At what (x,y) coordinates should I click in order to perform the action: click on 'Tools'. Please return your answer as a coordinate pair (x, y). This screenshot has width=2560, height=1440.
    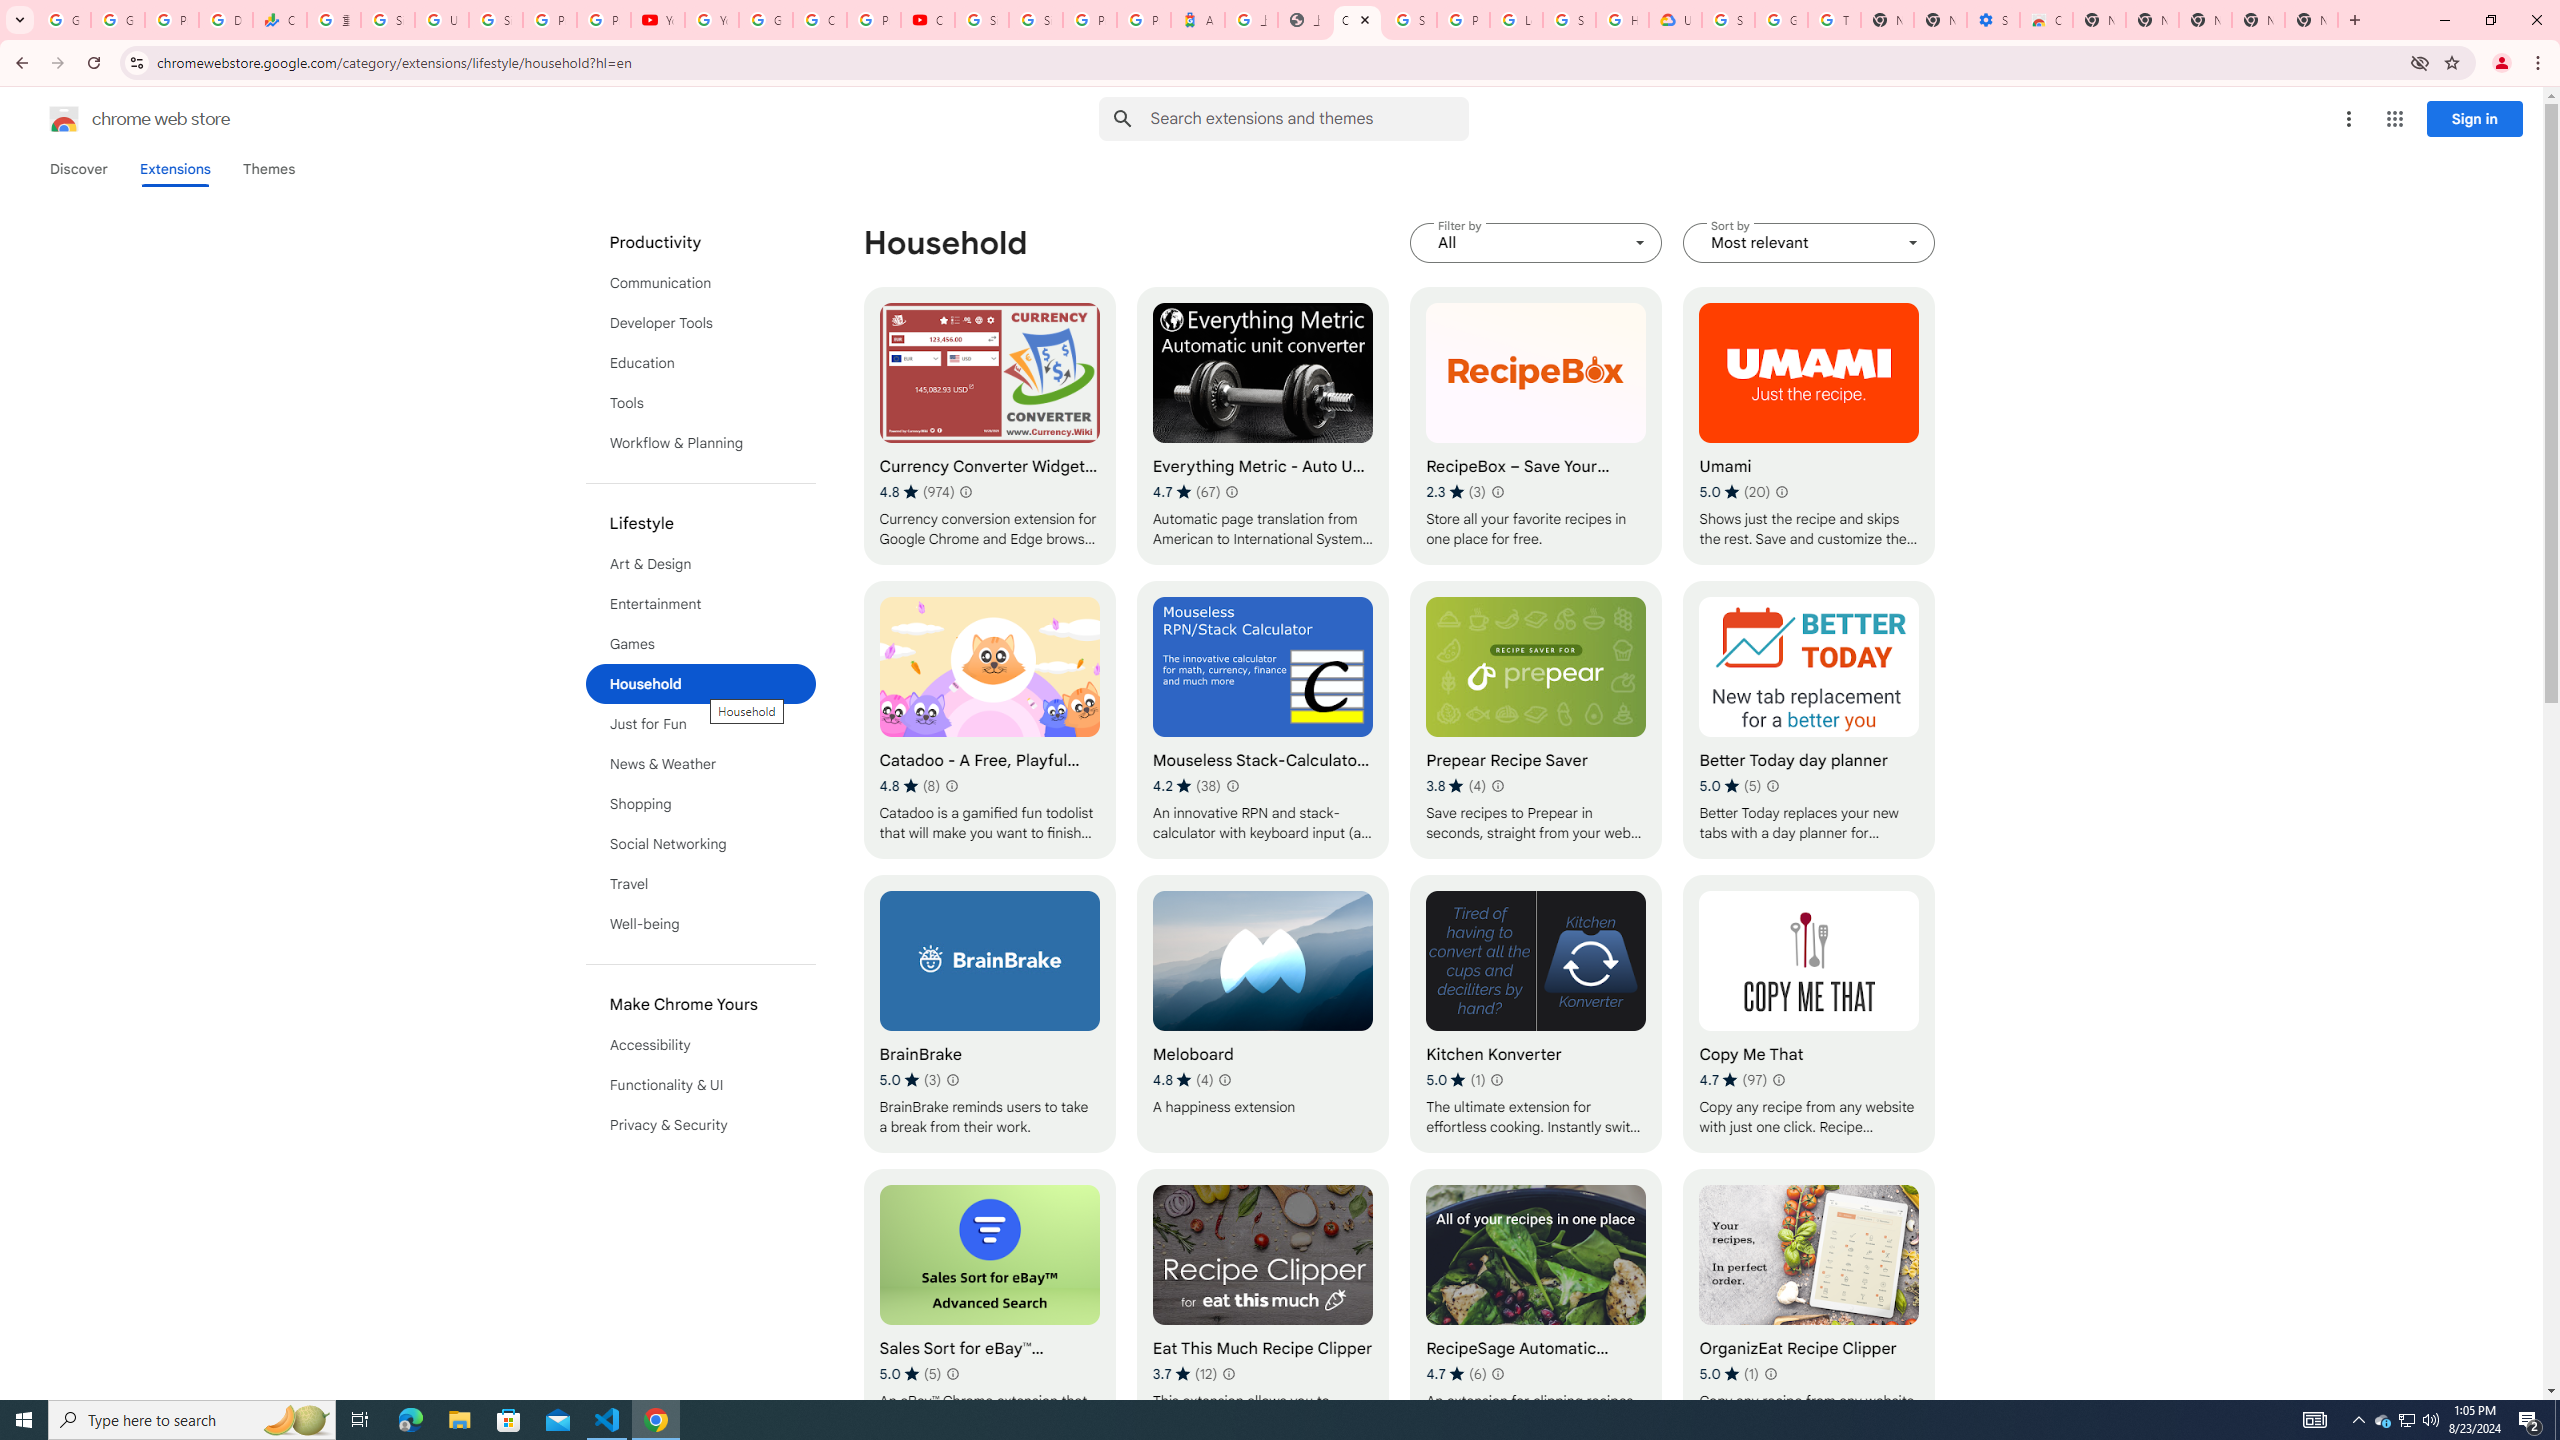
    Looking at the image, I should click on (701, 402).